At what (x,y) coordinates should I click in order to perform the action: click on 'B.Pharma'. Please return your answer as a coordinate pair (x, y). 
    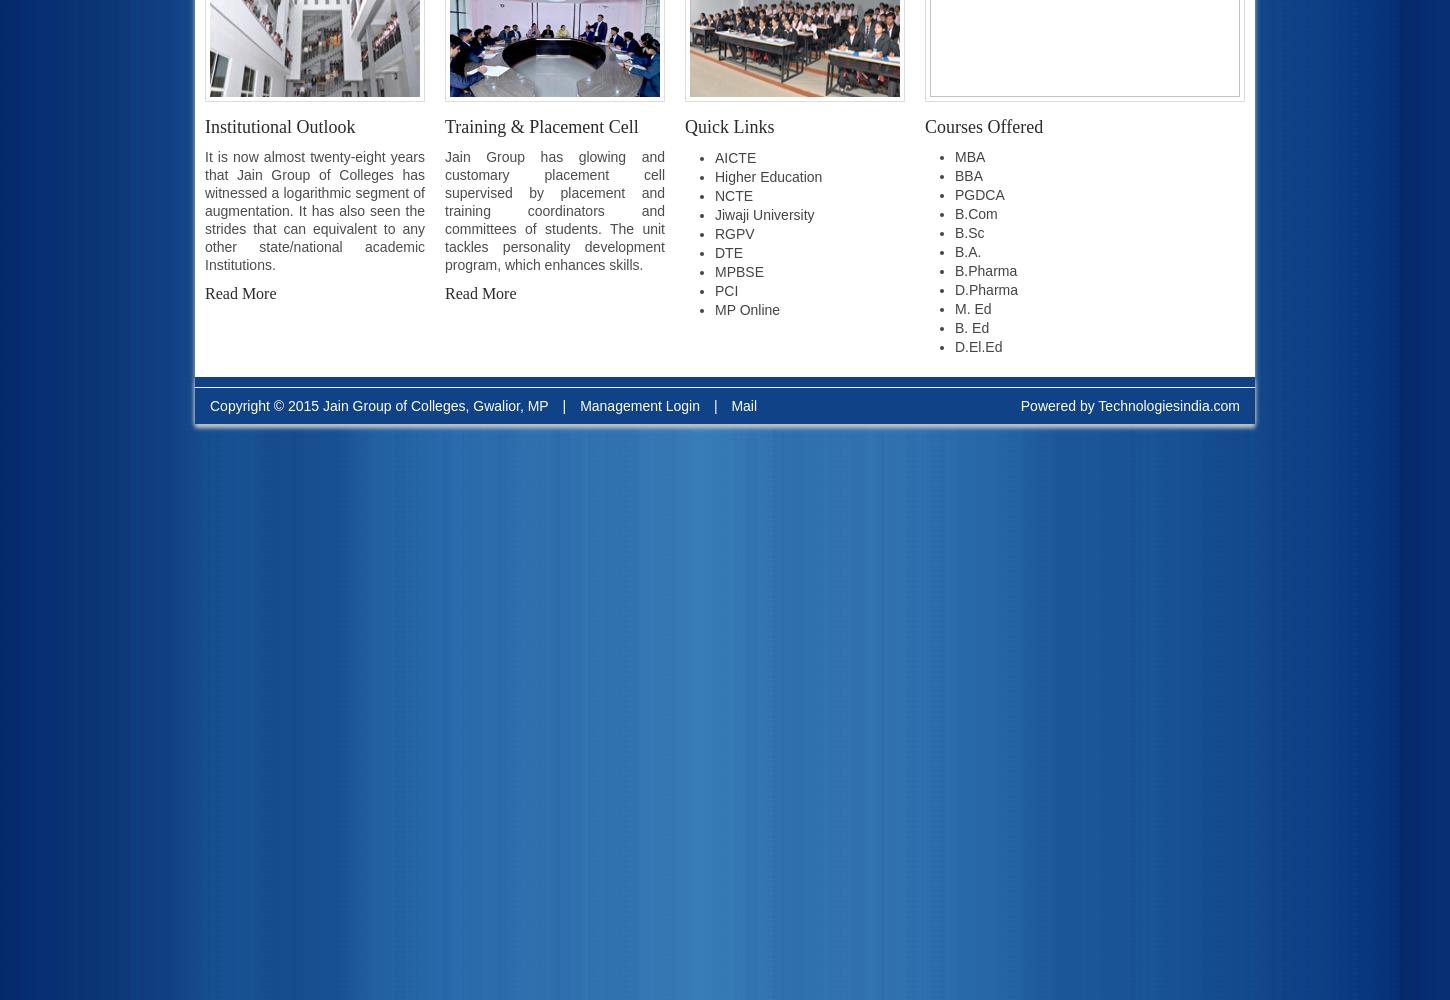
    Looking at the image, I should click on (986, 271).